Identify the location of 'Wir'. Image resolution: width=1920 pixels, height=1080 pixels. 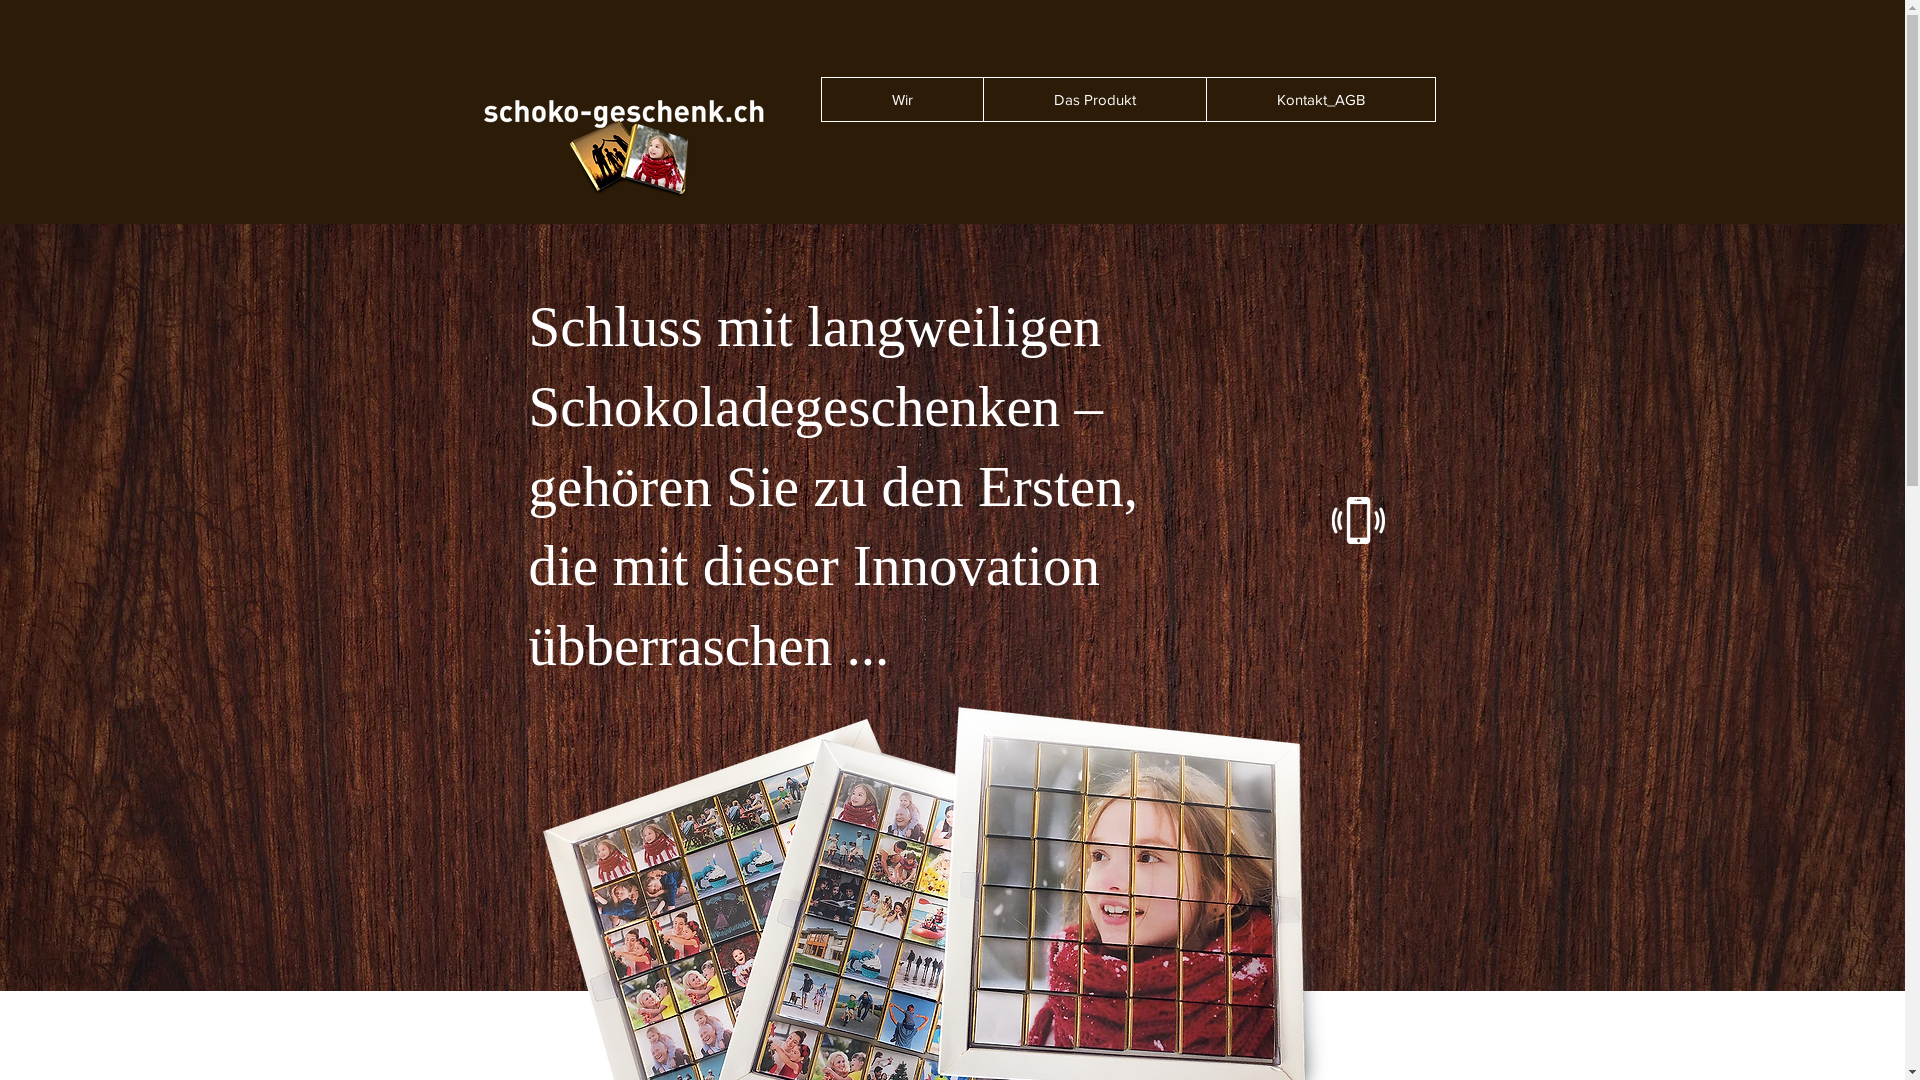
(901, 99).